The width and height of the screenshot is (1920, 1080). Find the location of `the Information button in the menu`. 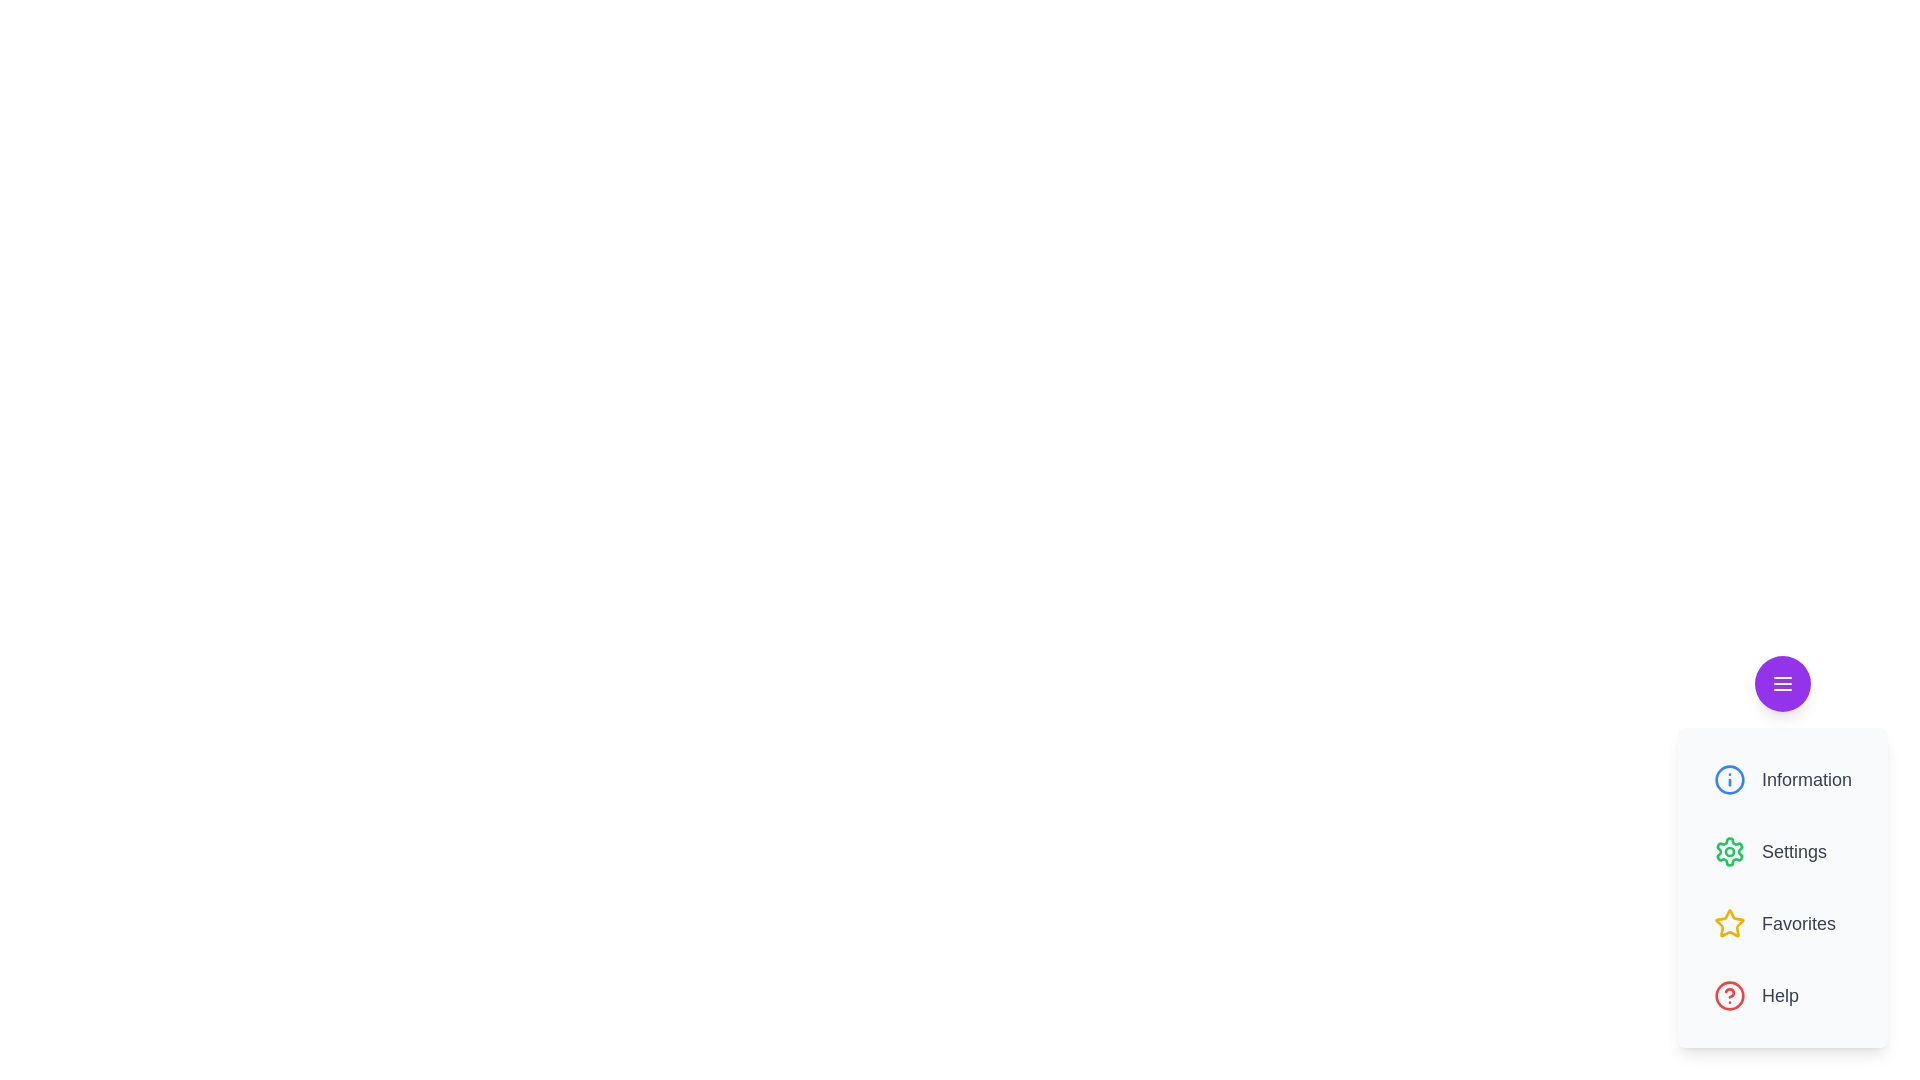

the Information button in the menu is located at coordinates (1782, 778).